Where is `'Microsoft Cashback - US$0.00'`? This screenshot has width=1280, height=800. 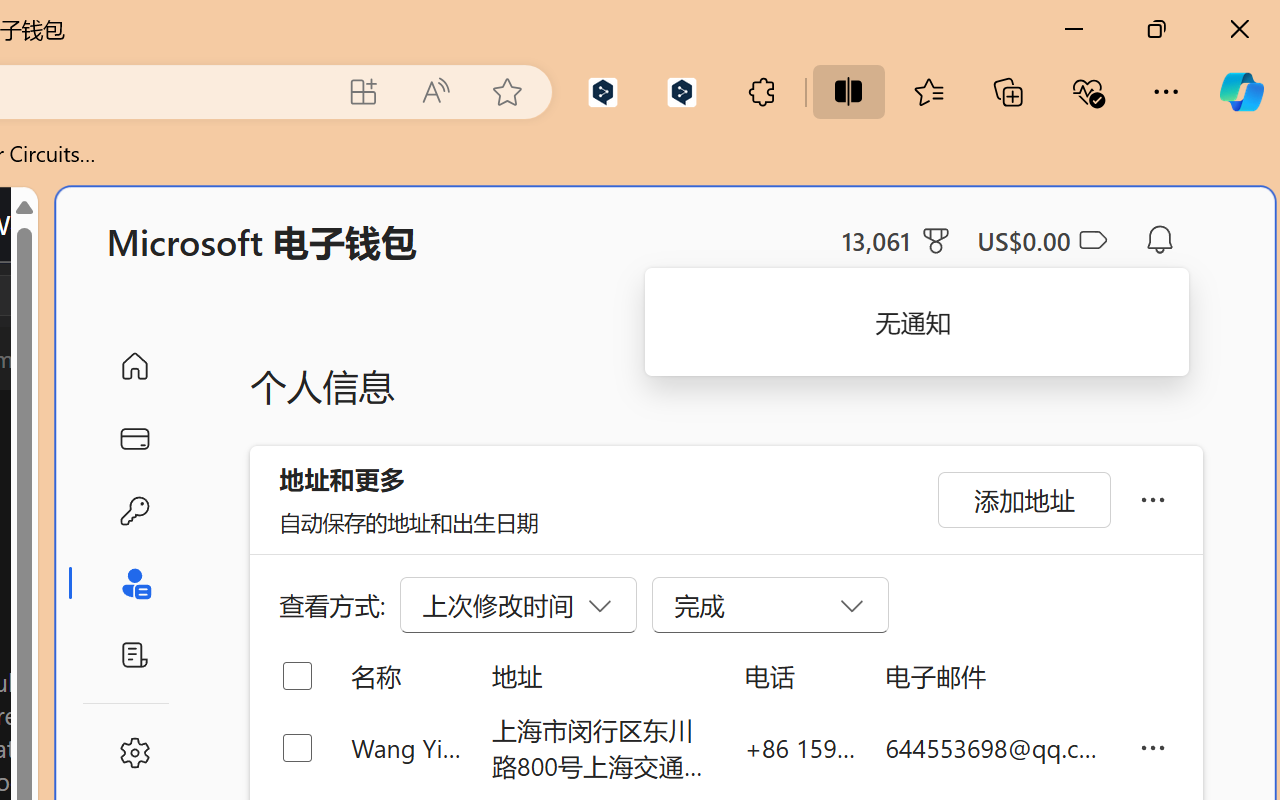 'Microsoft Cashback - US$0.00' is located at coordinates (1040, 239).